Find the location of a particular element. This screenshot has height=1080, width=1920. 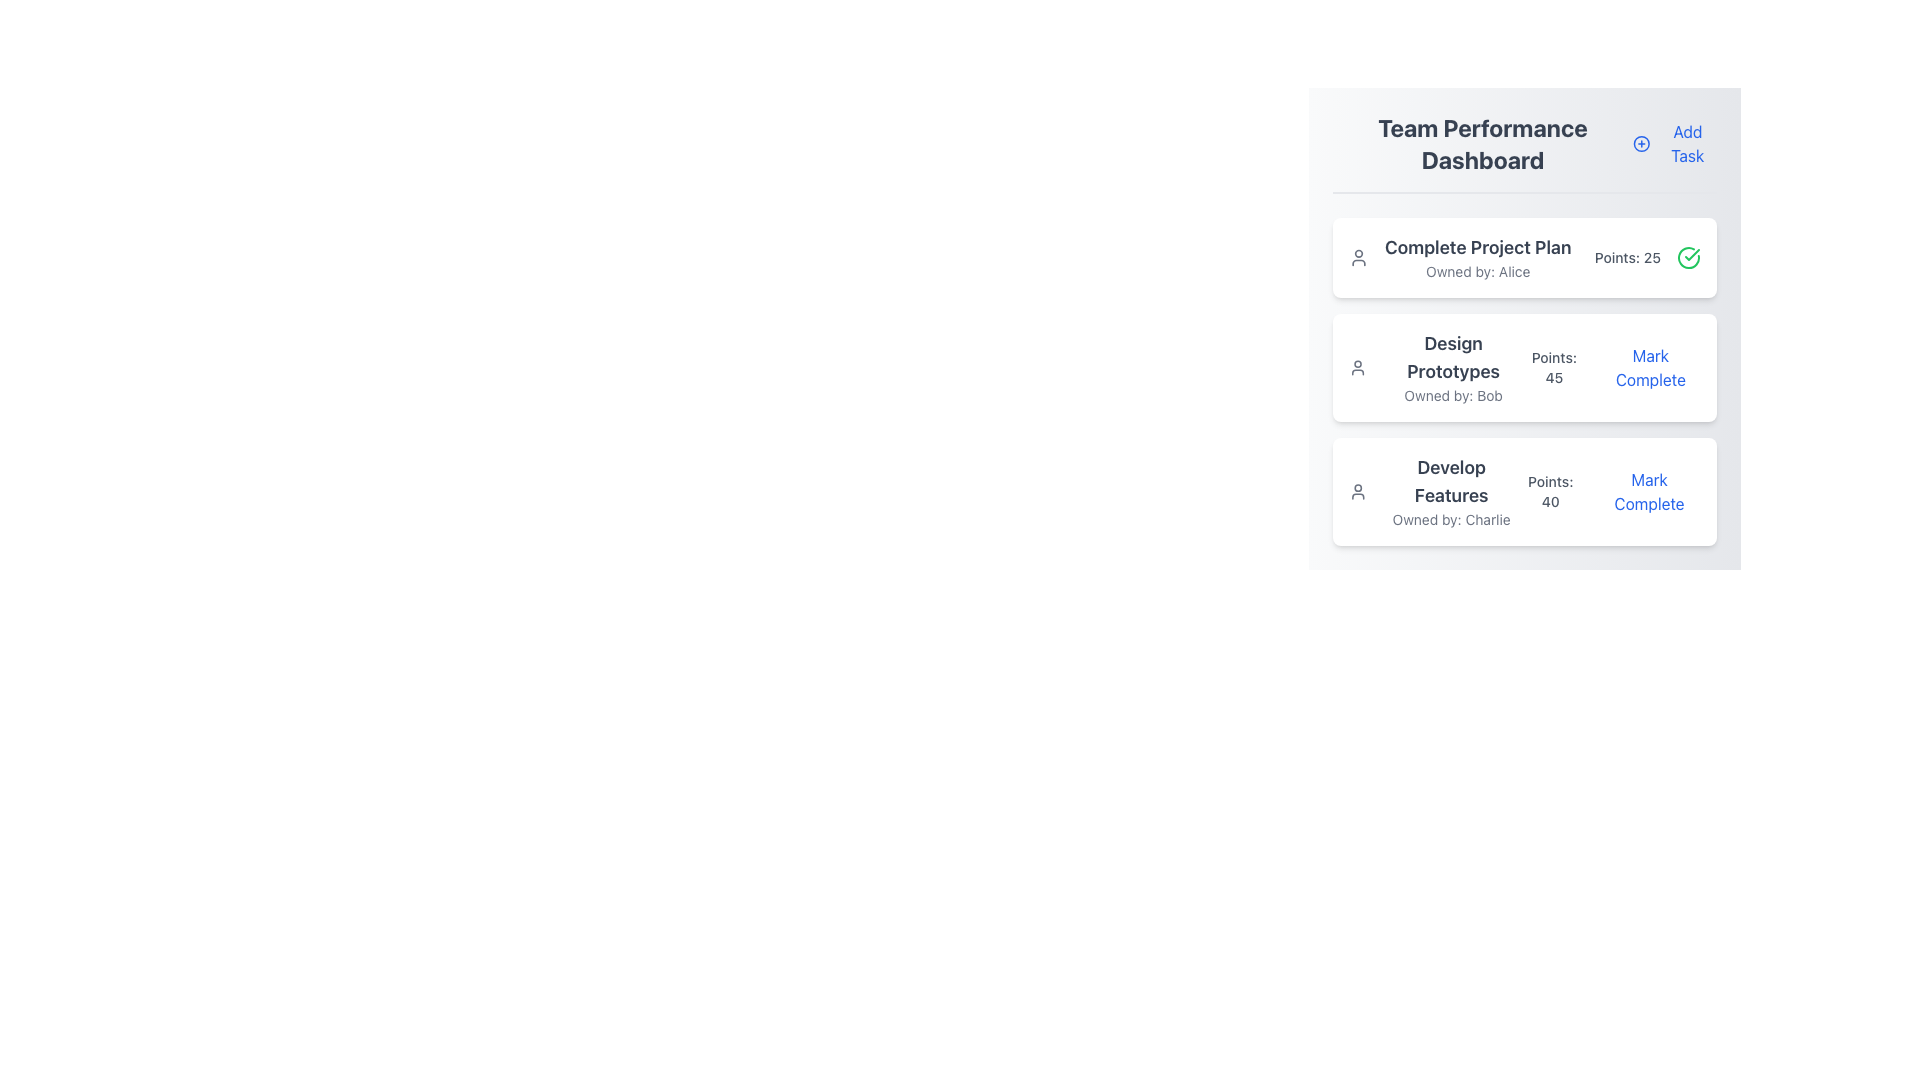

the informational text label displaying the task name 'Develop Features' and owner 'Charlie', located on the left side of the third card in the 'Team Performance Dashboard' is located at coordinates (1433, 492).